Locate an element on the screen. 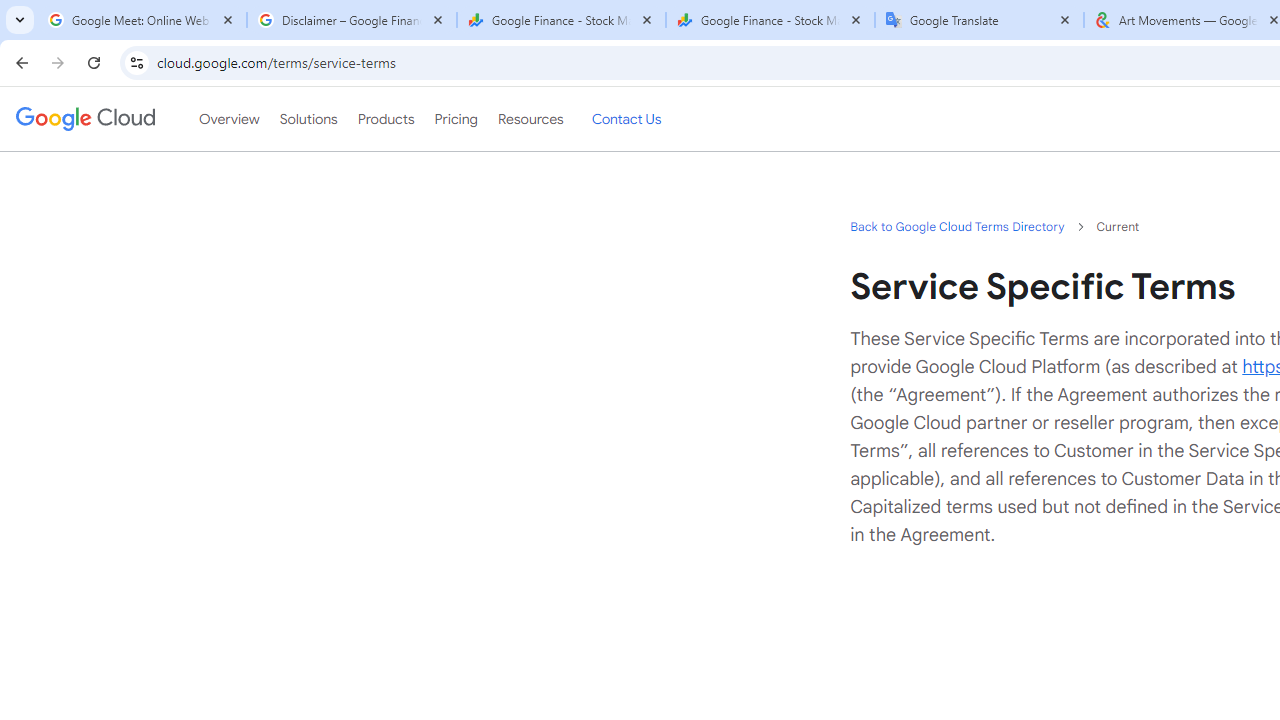 This screenshot has height=720, width=1280. 'Google Cloud' is located at coordinates (84, 119).